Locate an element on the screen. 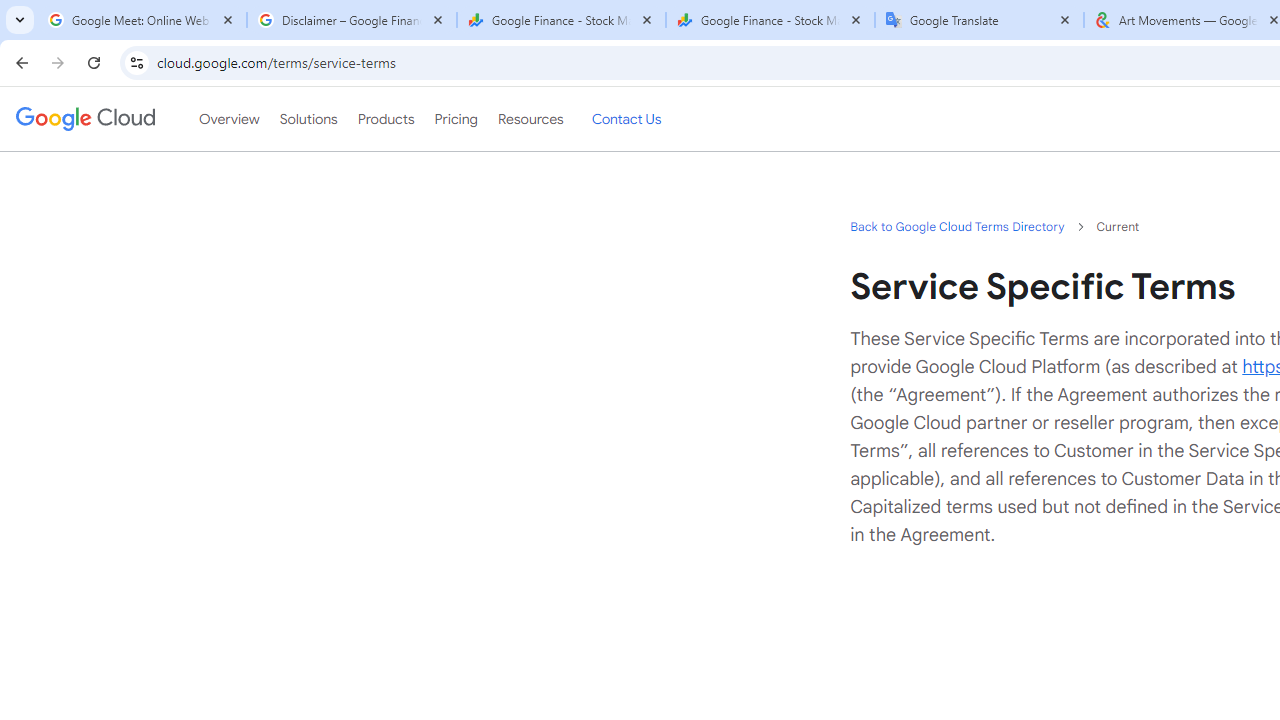 This screenshot has height=720, width=1280. 'Google Cloud' is located at coordinates (84, 119).